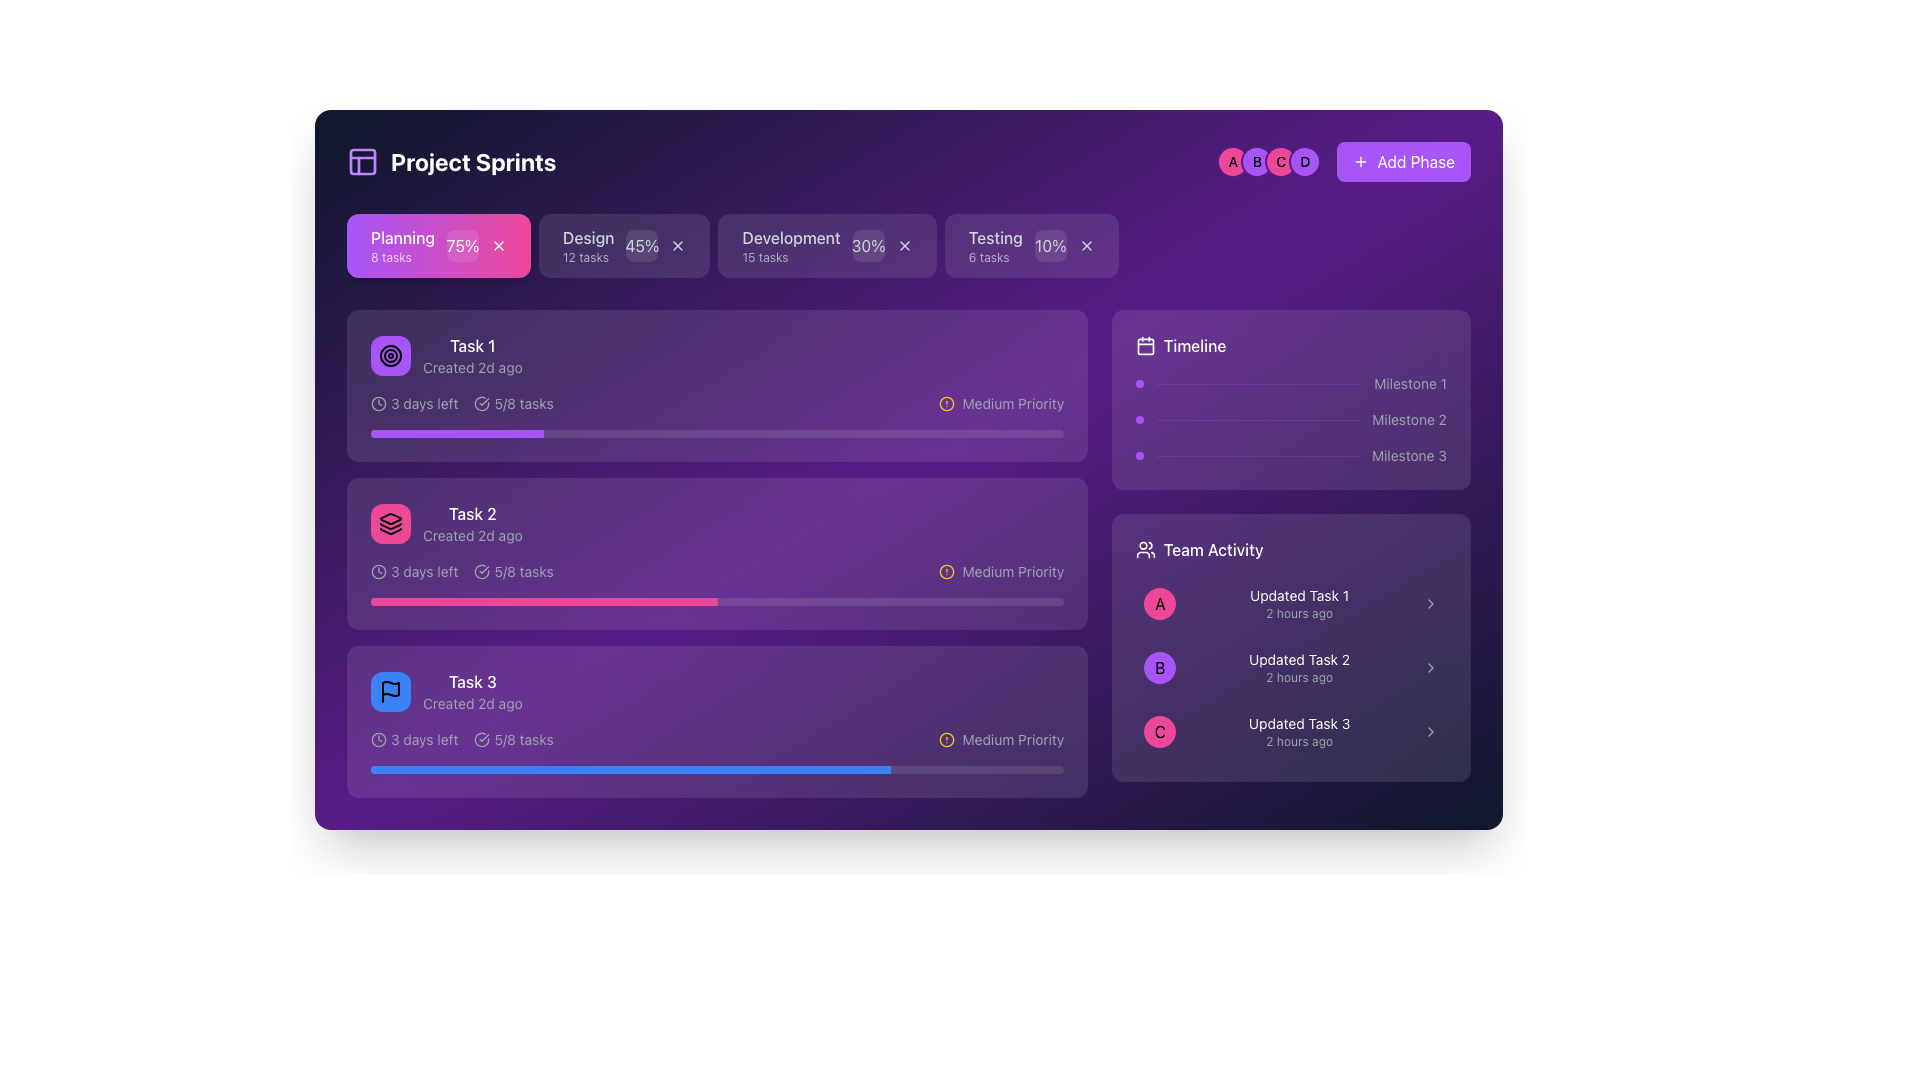 The width and height of the screenshot is (1920, 1080). Describe the element at coordinates (471, 535) in the screenshot. I see `the text label 'Created 2d ago' styled in light gray on a purple background, located below 'Task 2' in the task card list` at that location.